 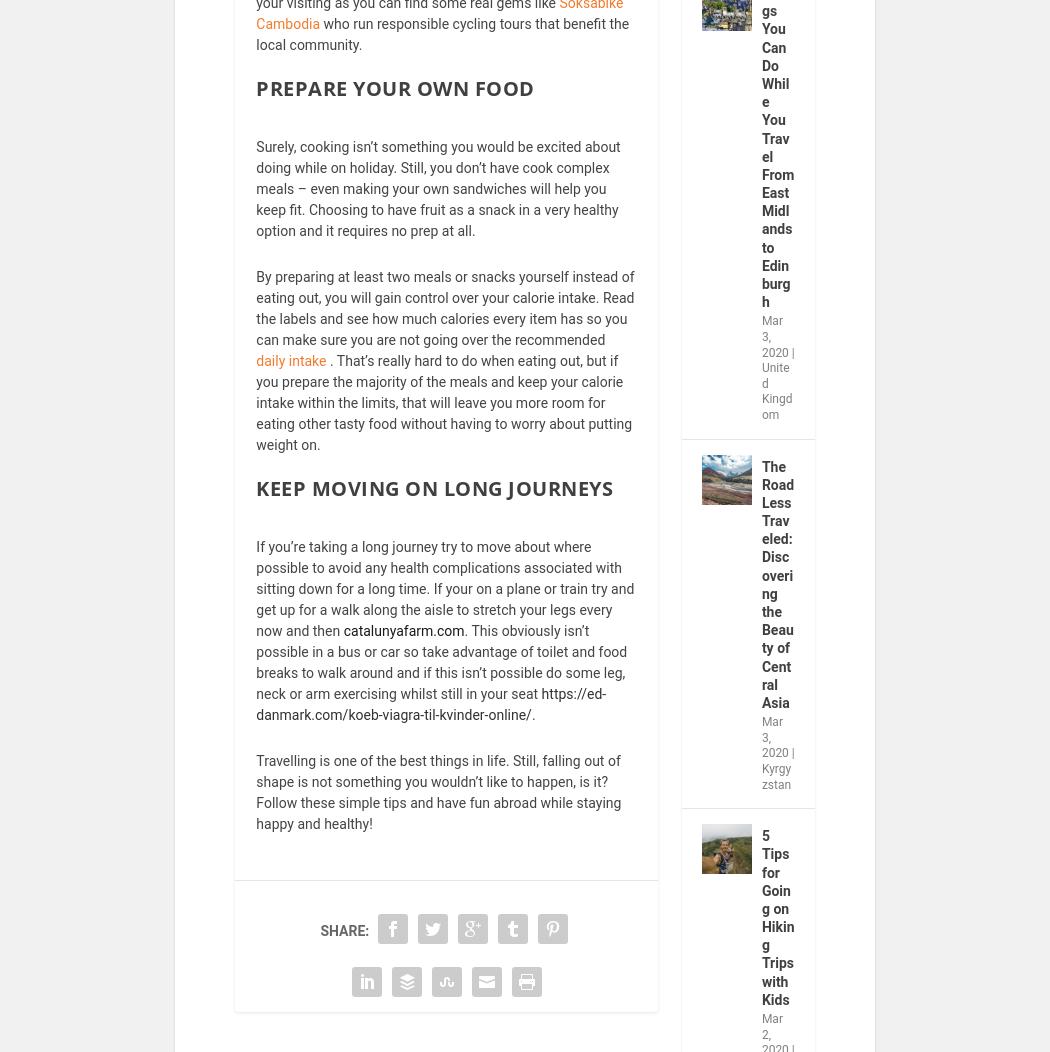 I want to click on 'The Road Less Traveled: Discovering the Beauty of Central Asia', so click(x=761, y=596).